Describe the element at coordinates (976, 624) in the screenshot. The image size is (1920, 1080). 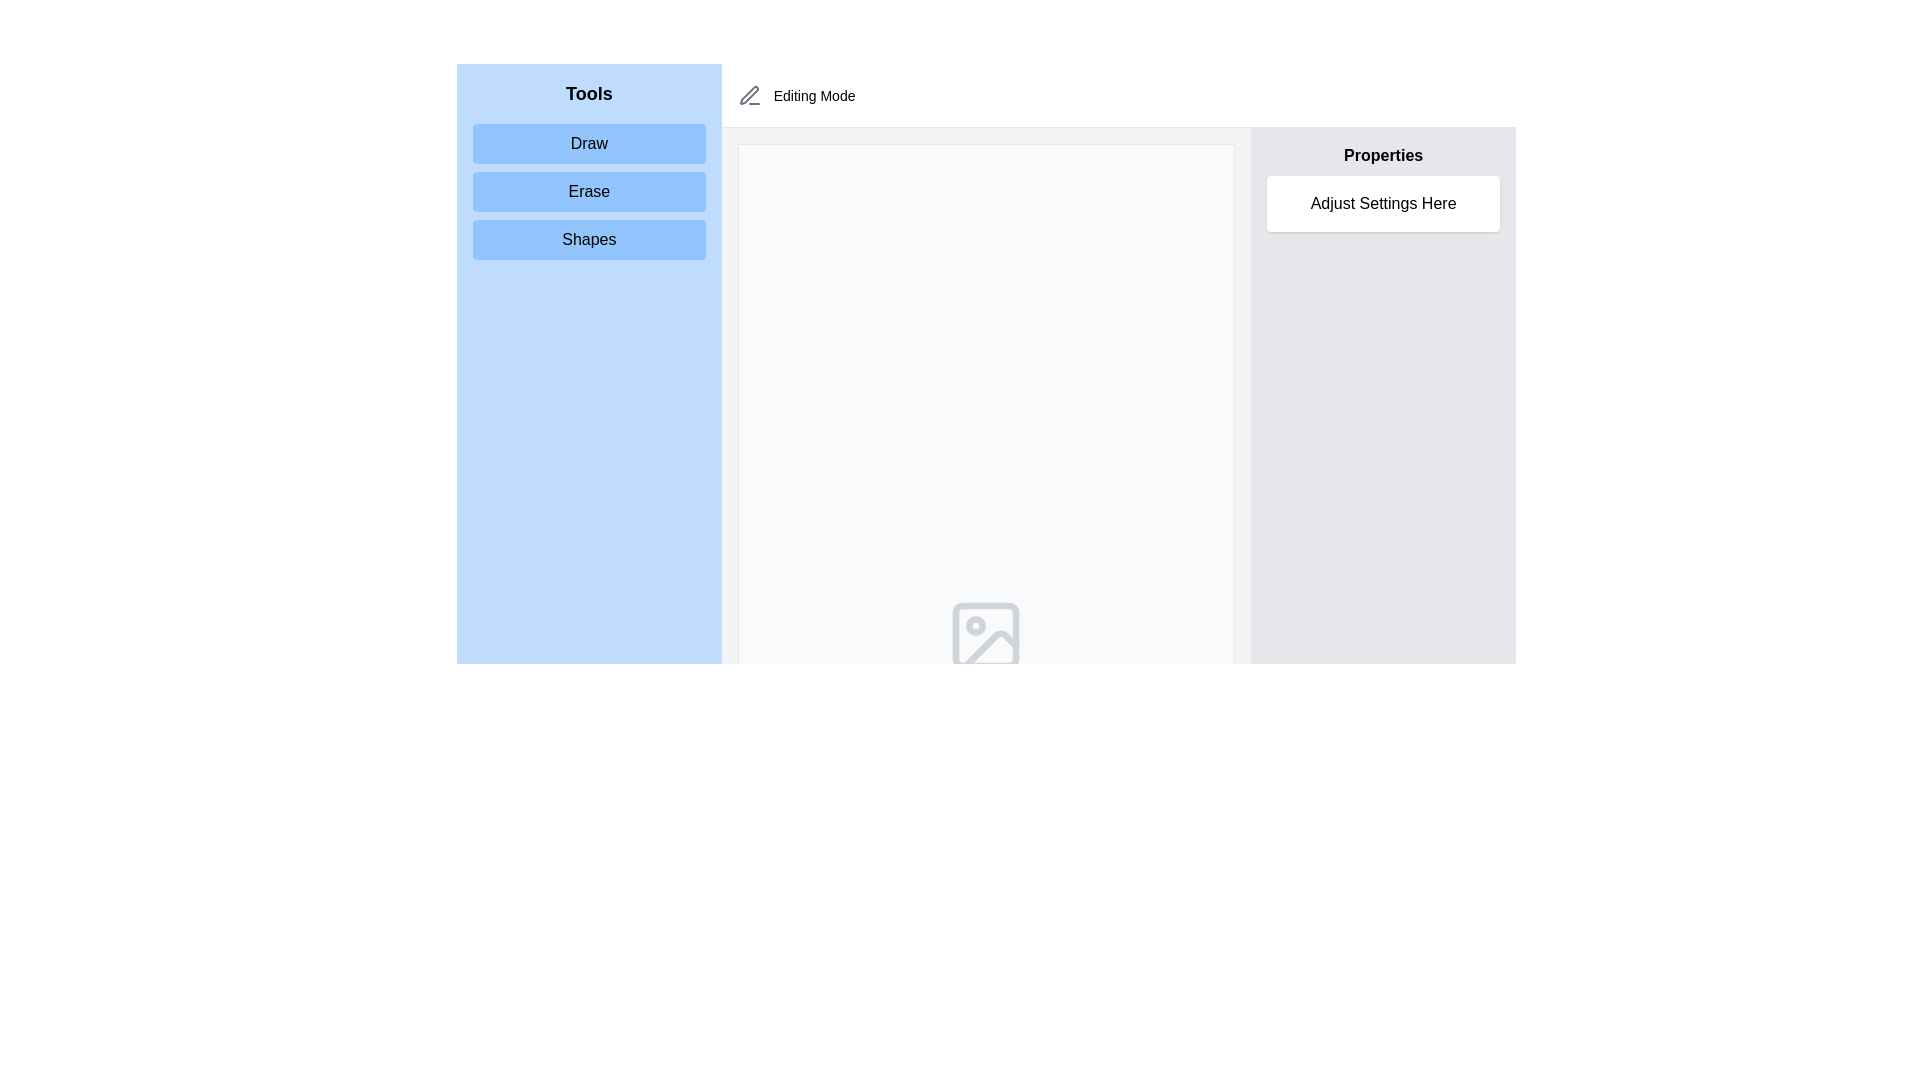
I see `the small decorative circle located inside the larger image icon at the lower-central region of the interface` at that location.